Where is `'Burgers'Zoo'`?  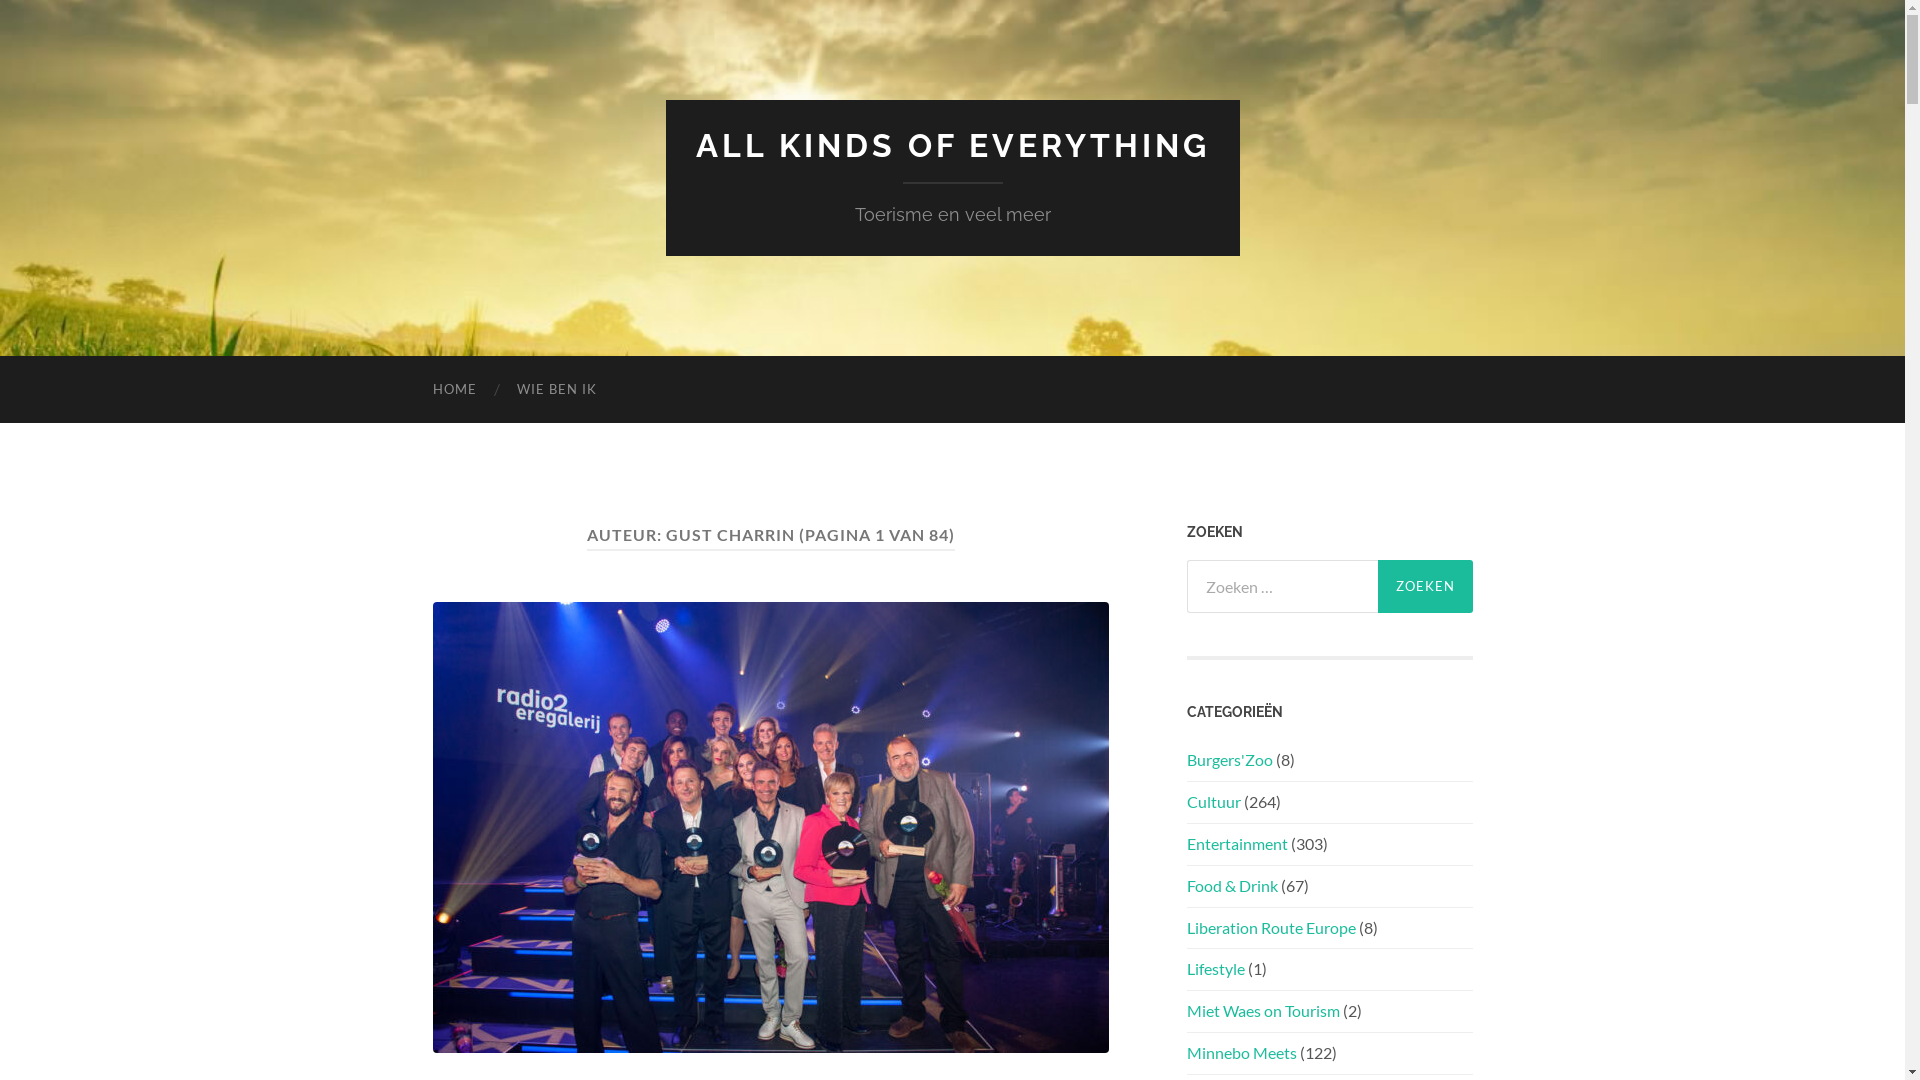
'Burgers'Zoo' is located at coordinates (1185, 759).